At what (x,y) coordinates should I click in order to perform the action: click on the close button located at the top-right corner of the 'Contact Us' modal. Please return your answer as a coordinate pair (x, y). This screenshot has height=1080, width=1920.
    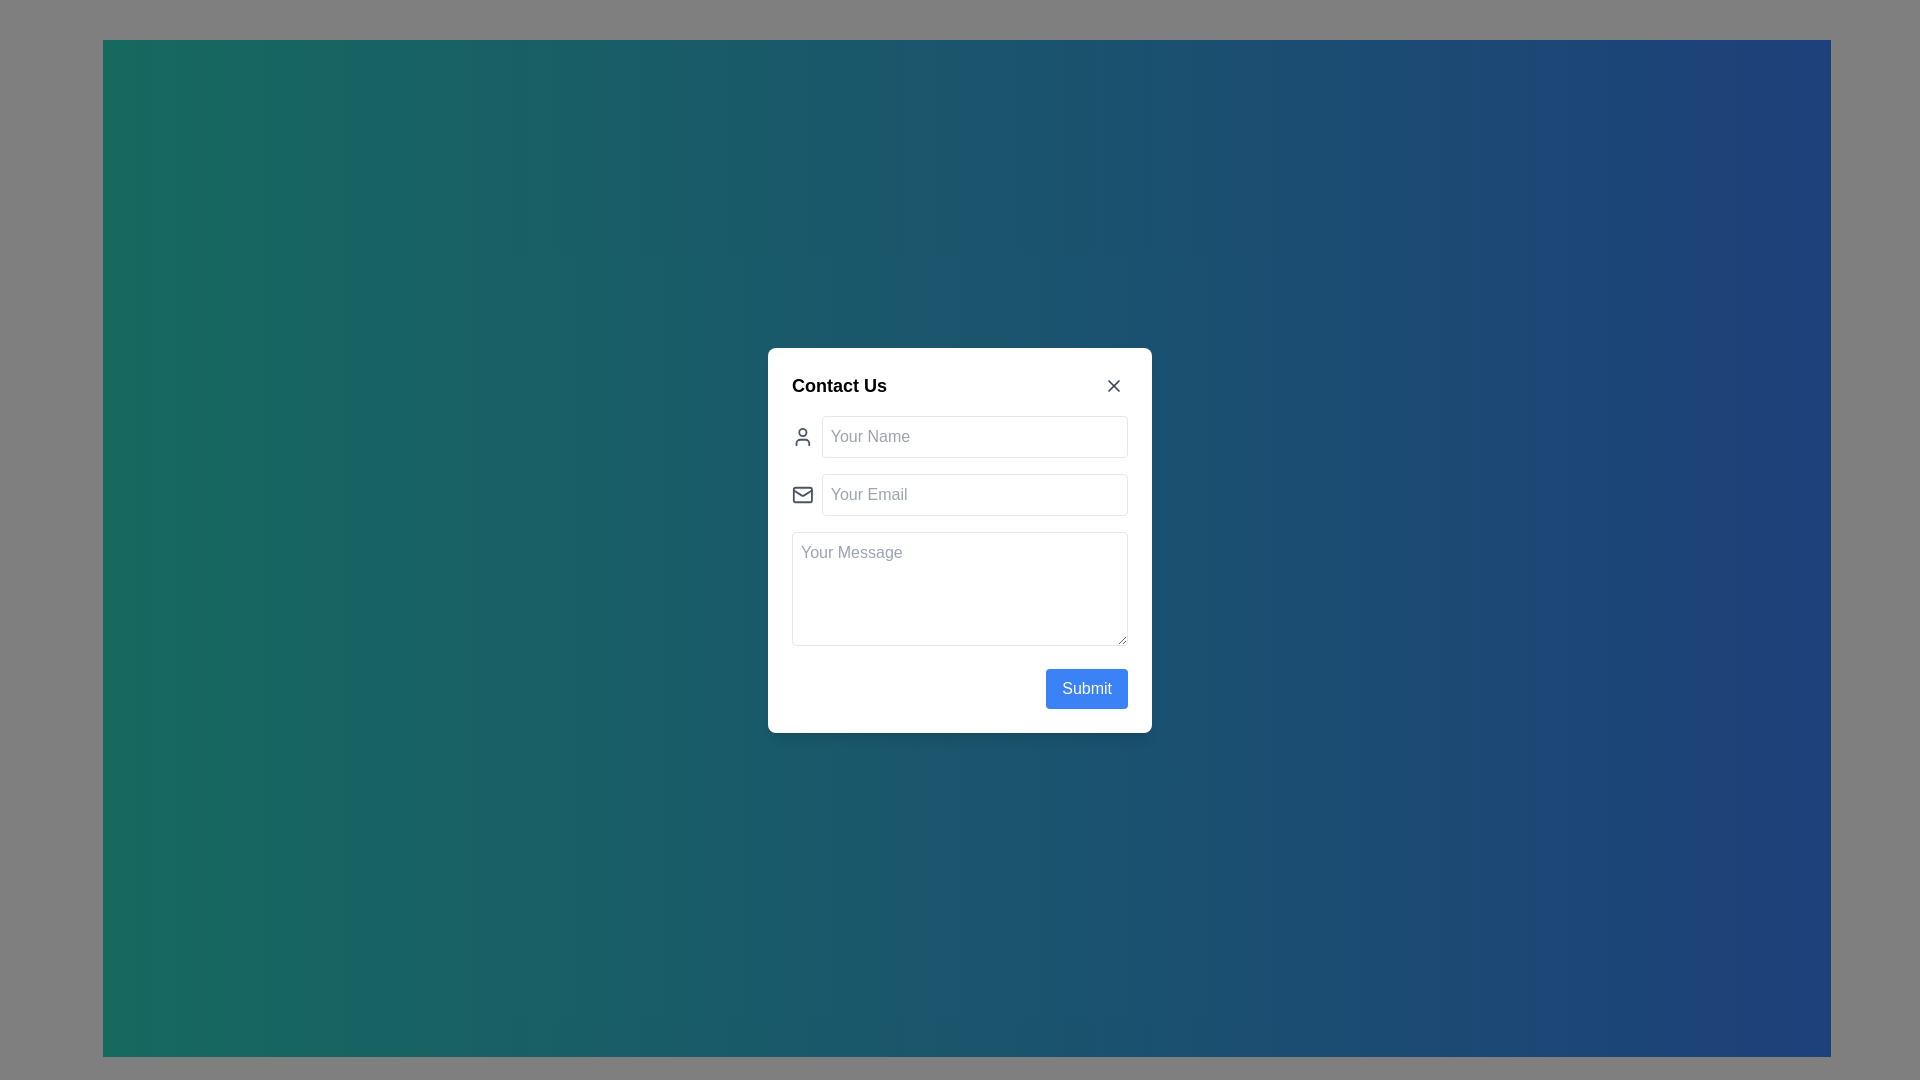
    Looking at the image, I should click on (1112, 385).